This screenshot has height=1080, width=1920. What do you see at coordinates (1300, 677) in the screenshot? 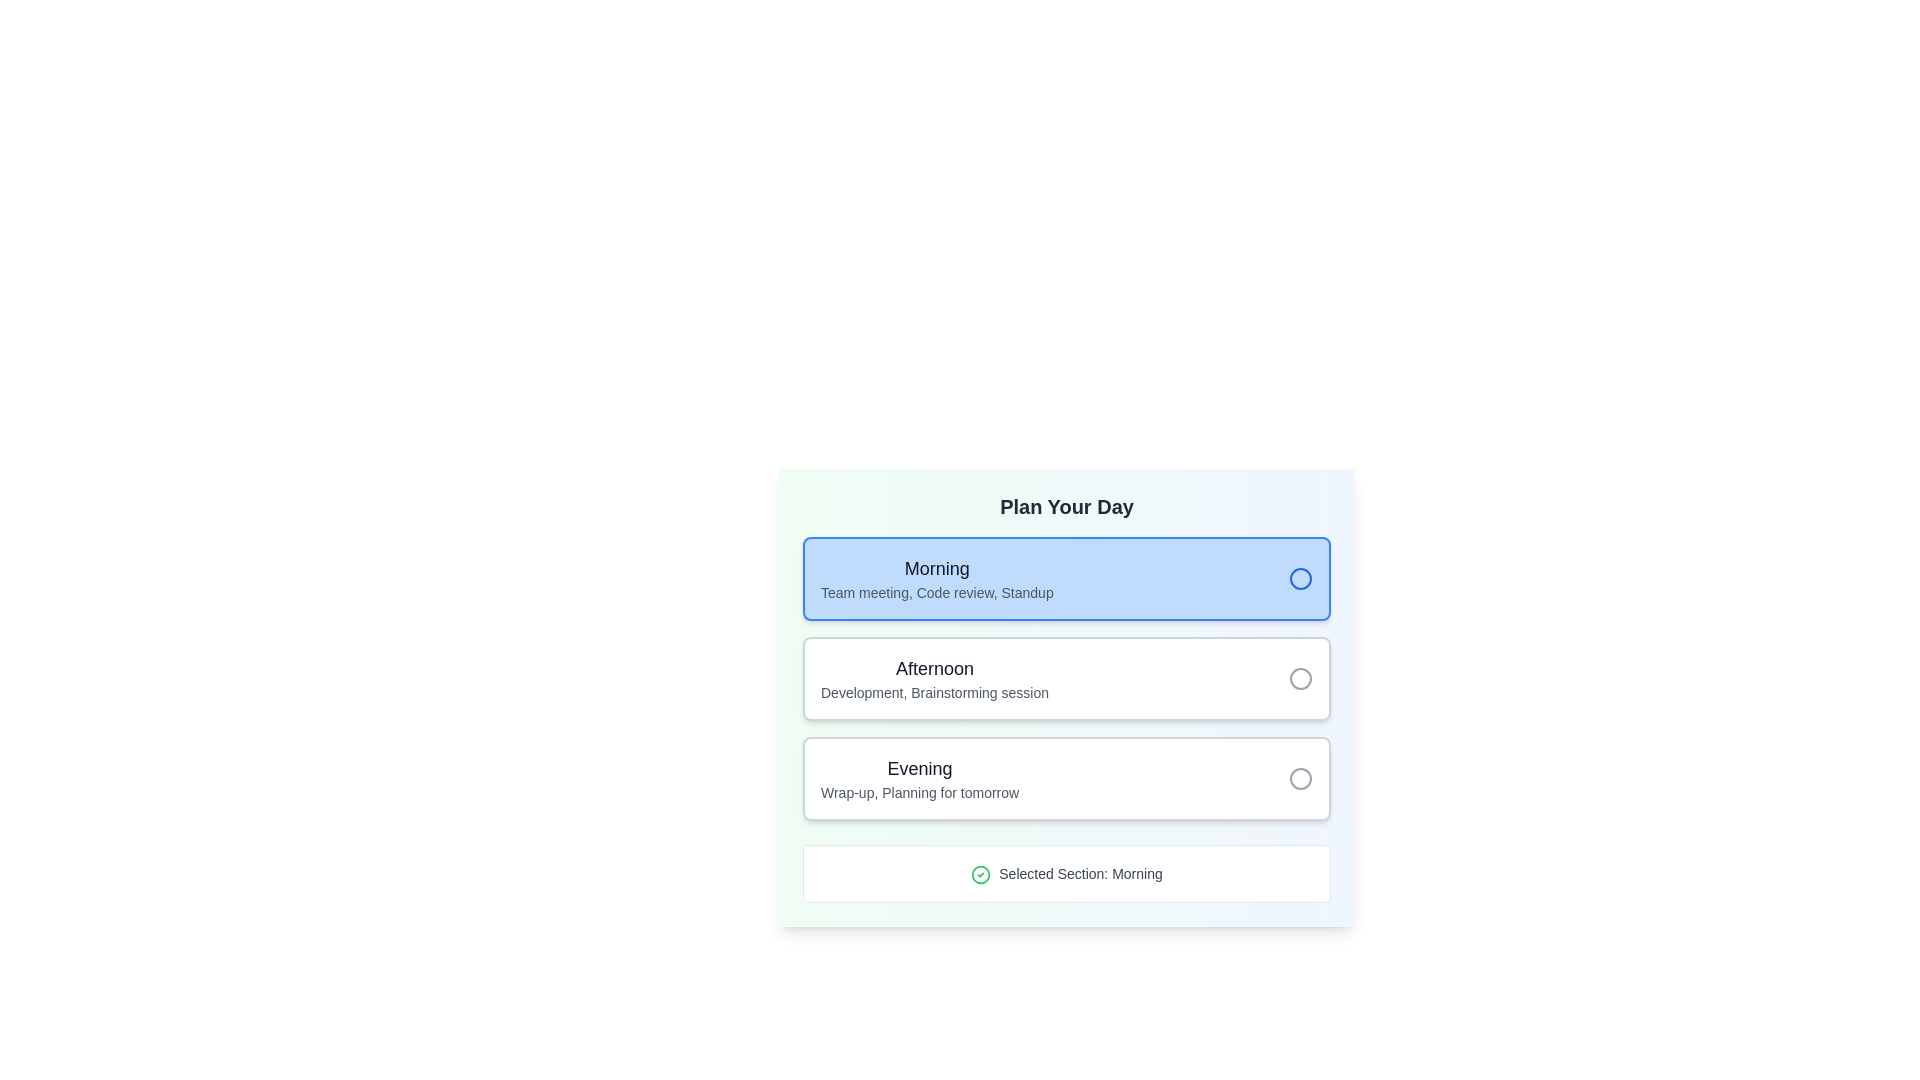
I see `the radio button located in the 'Afternoon' section, which is styled as an outlined circle in gray` at bounding box center [1300, 677].